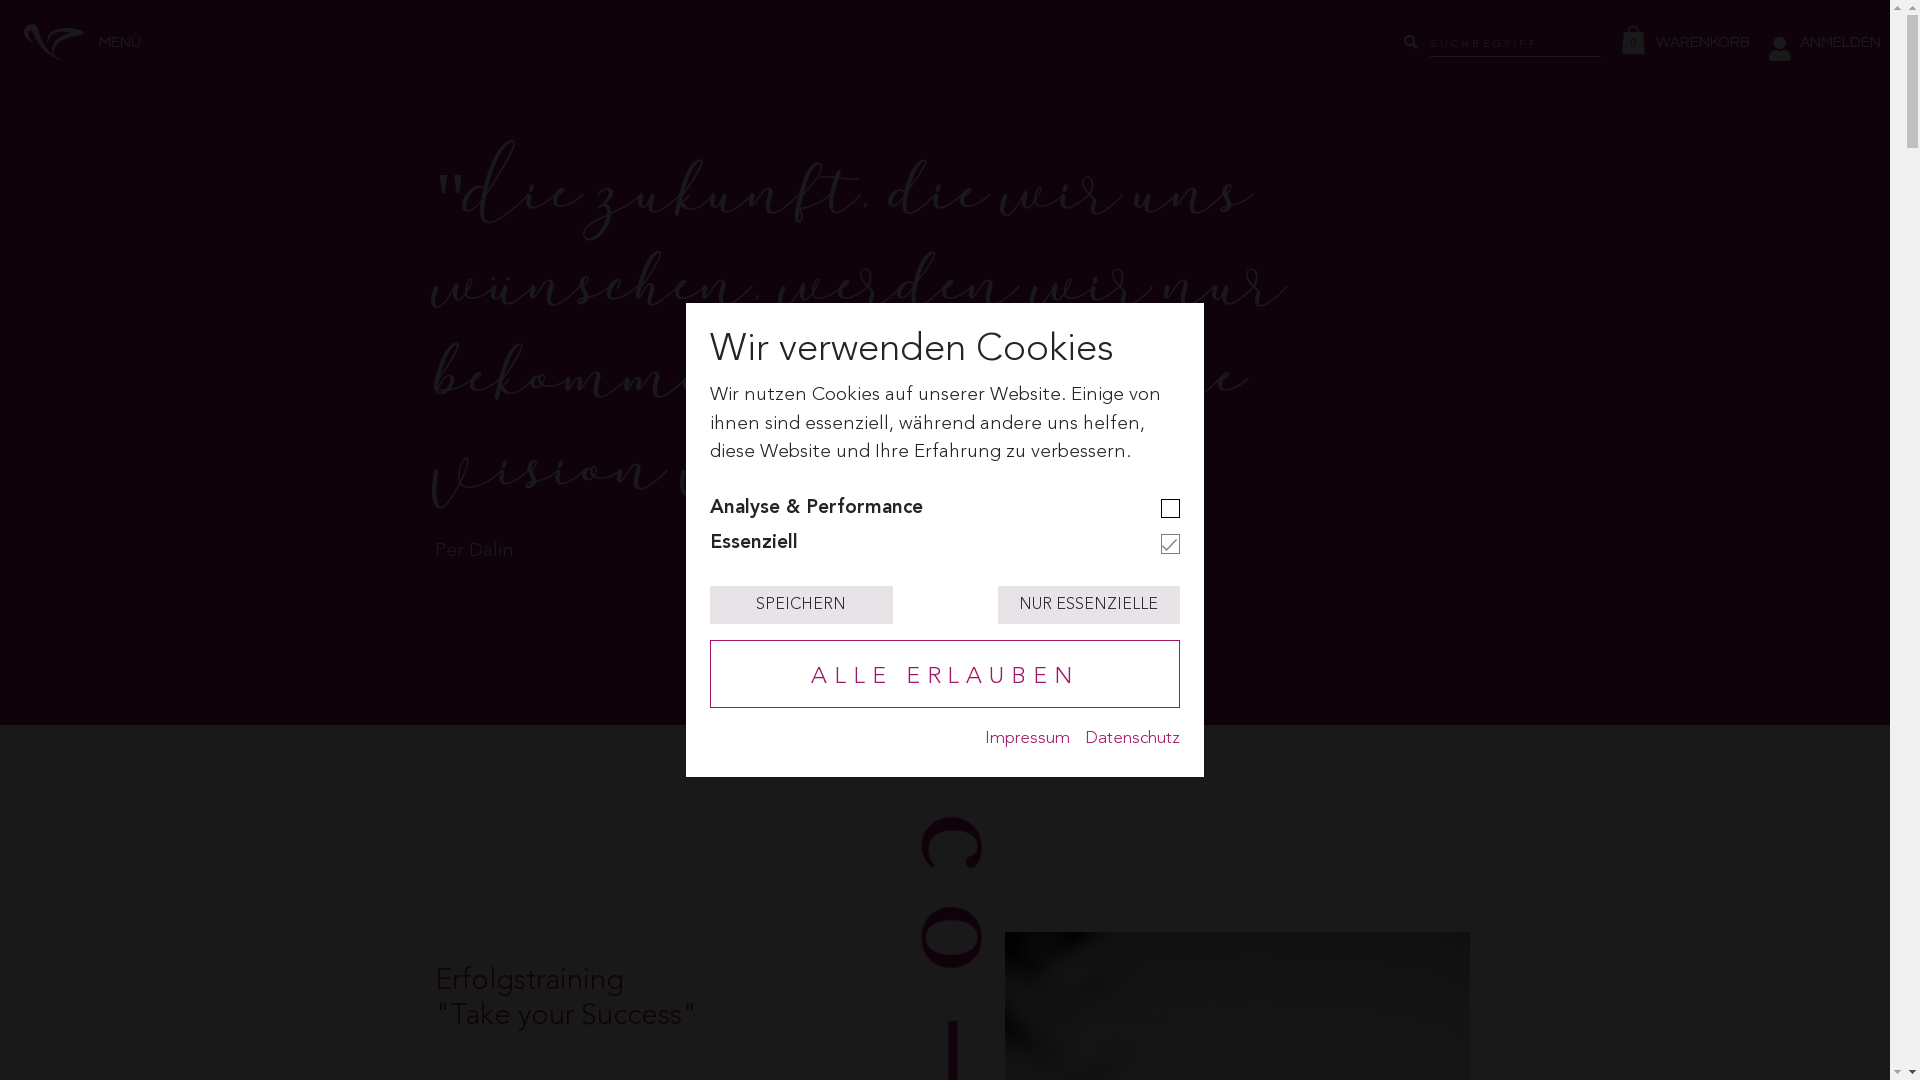 The height and width of the screenshot is (1080, 1920). What do you see at coordinates (1824, 42) in the screenshot?
I see `'ANMELDEN'` at bounding box center [1824, 42].